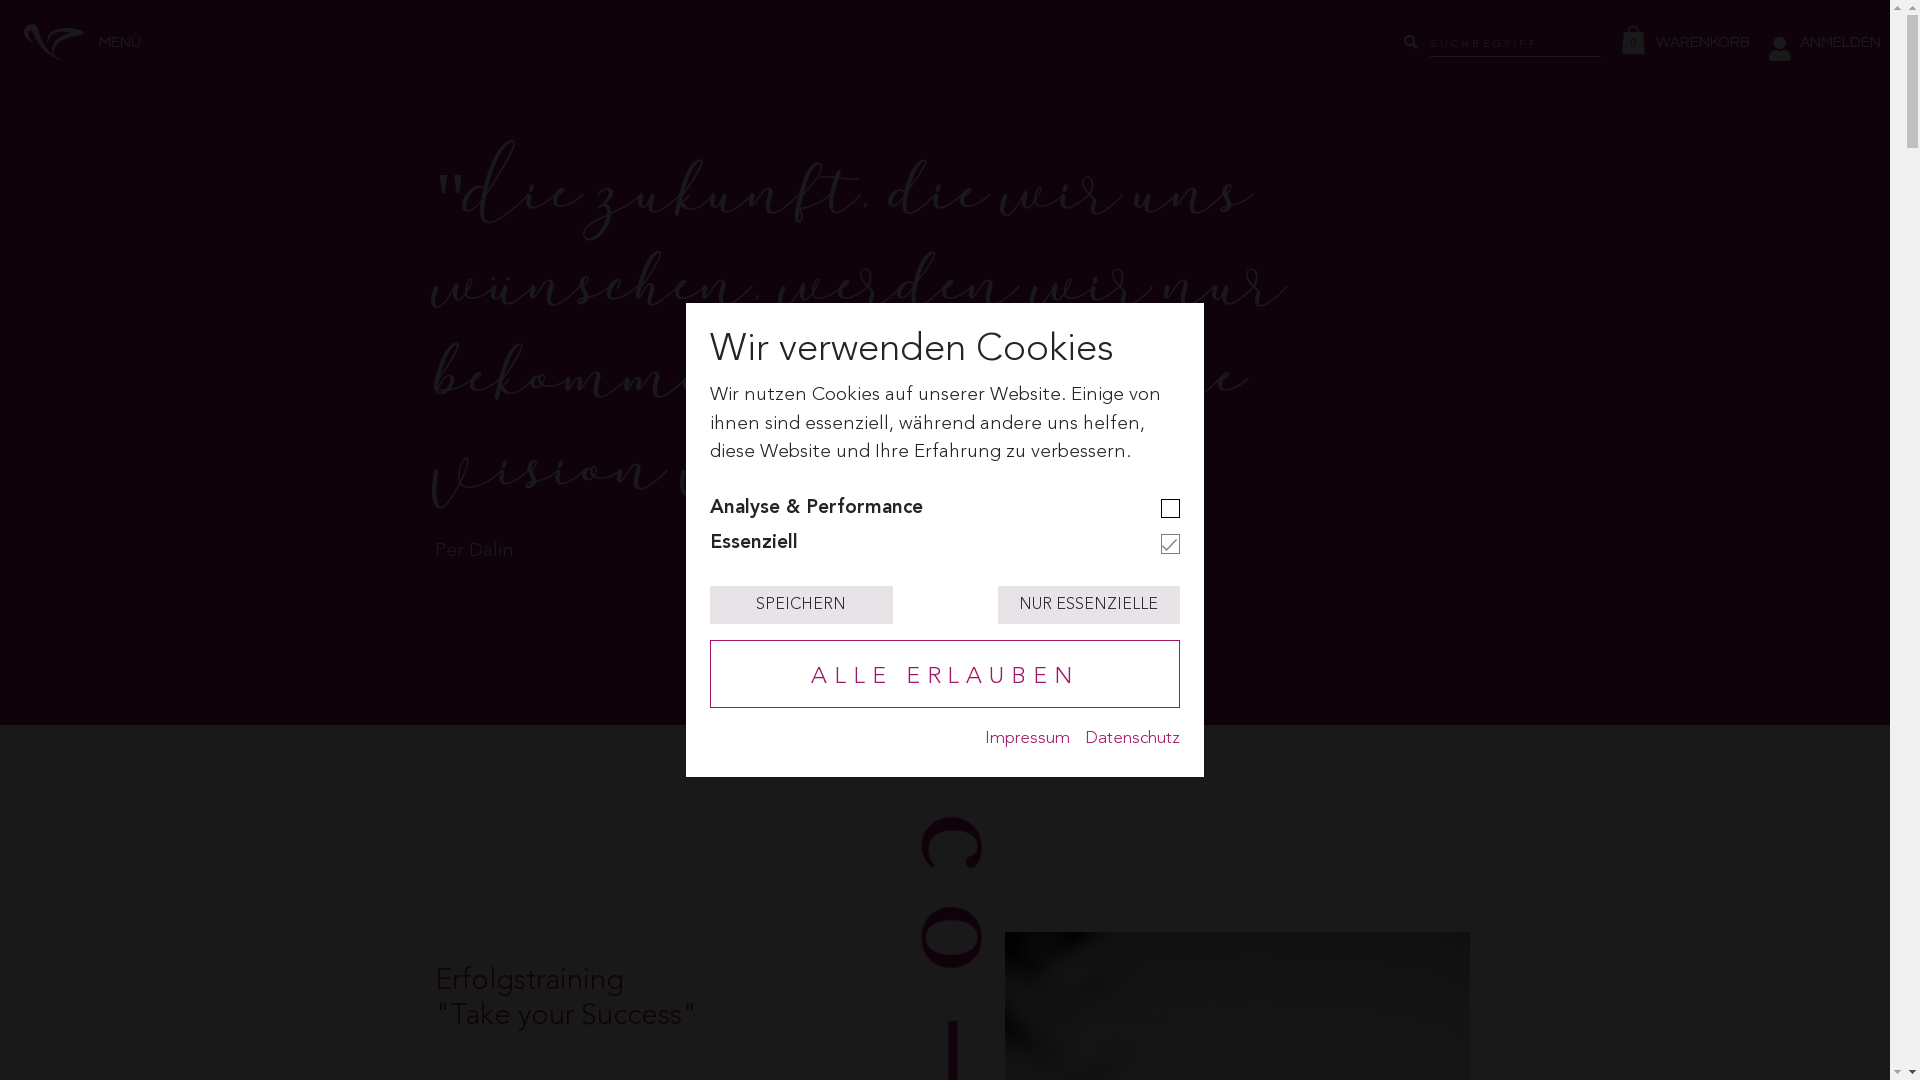 The height and width of the screenshot is (1080, 1920). What do you see at coordinates (1824, 42) in the screenshot?
I see `'ANMELDEN'` at bounding box center [1824, 42].